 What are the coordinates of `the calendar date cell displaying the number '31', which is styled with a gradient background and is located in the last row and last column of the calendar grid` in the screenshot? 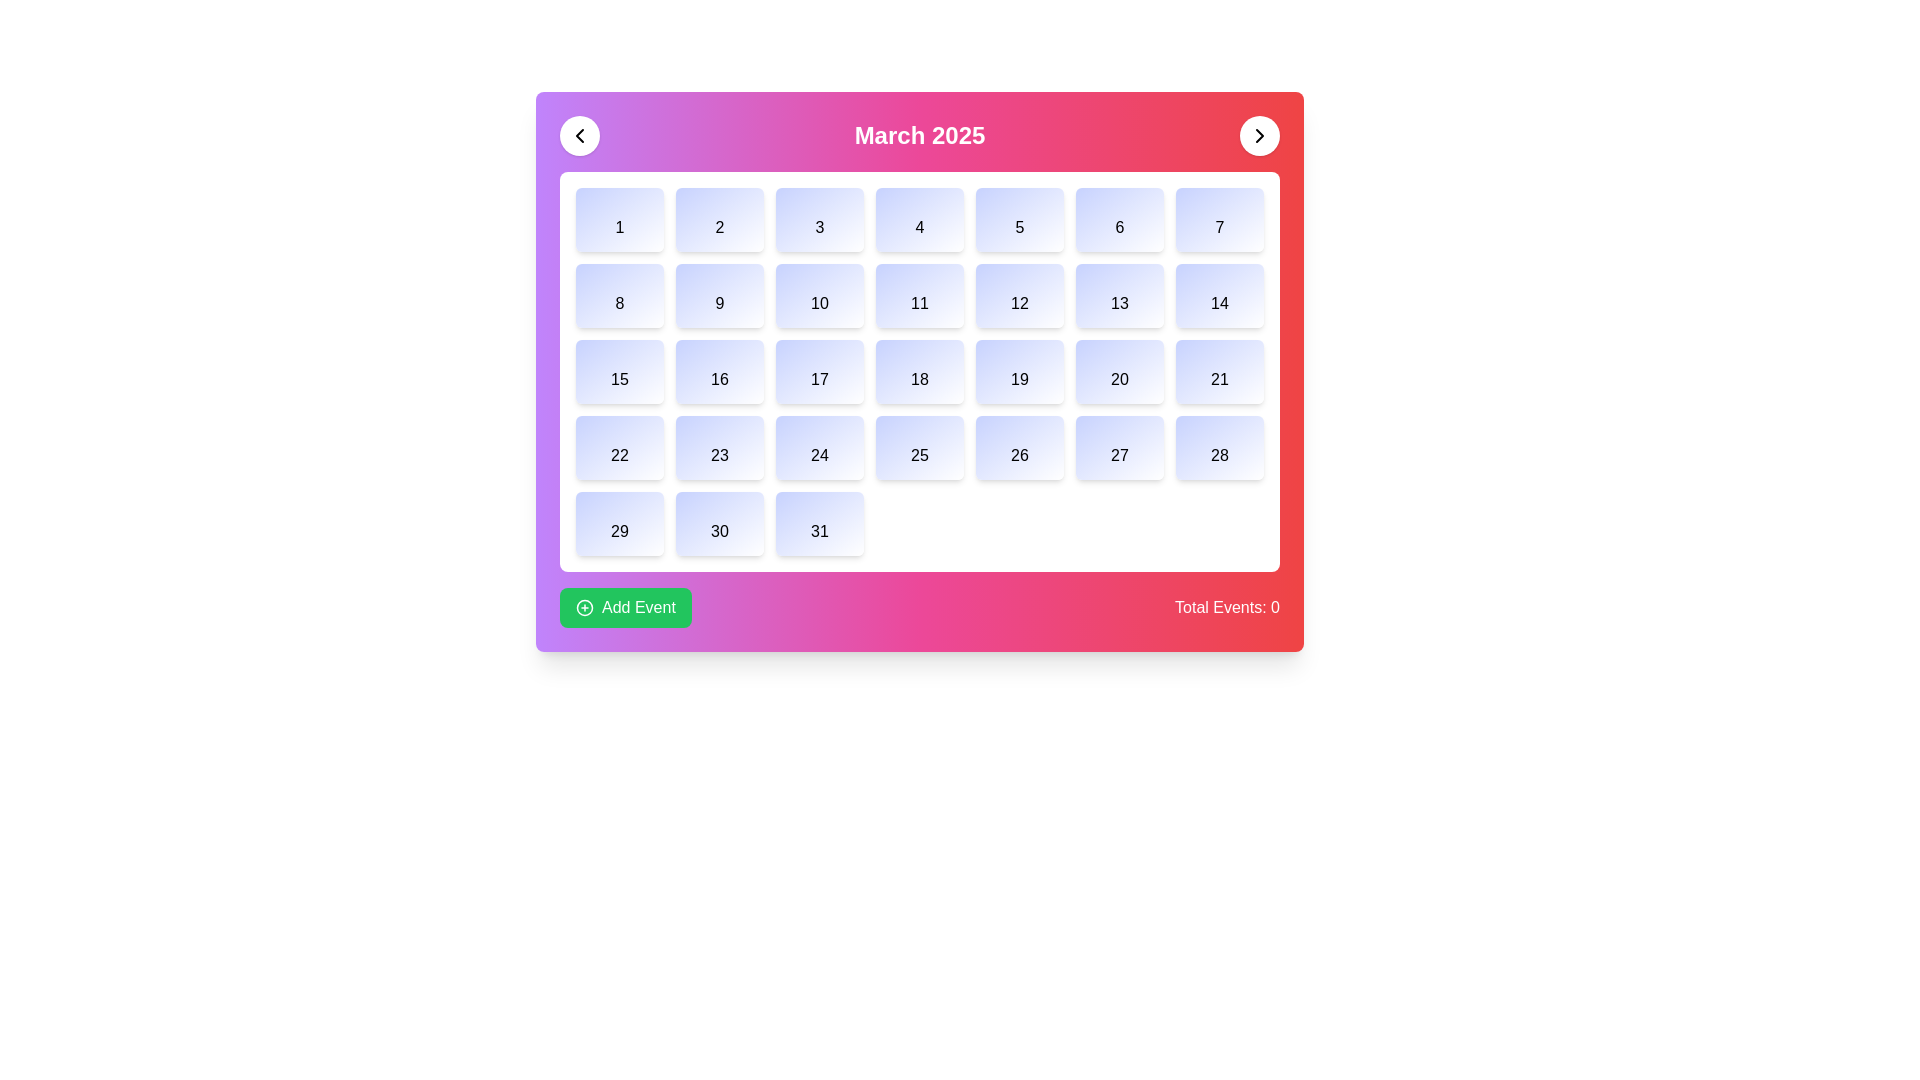 It's located at (820, 523).